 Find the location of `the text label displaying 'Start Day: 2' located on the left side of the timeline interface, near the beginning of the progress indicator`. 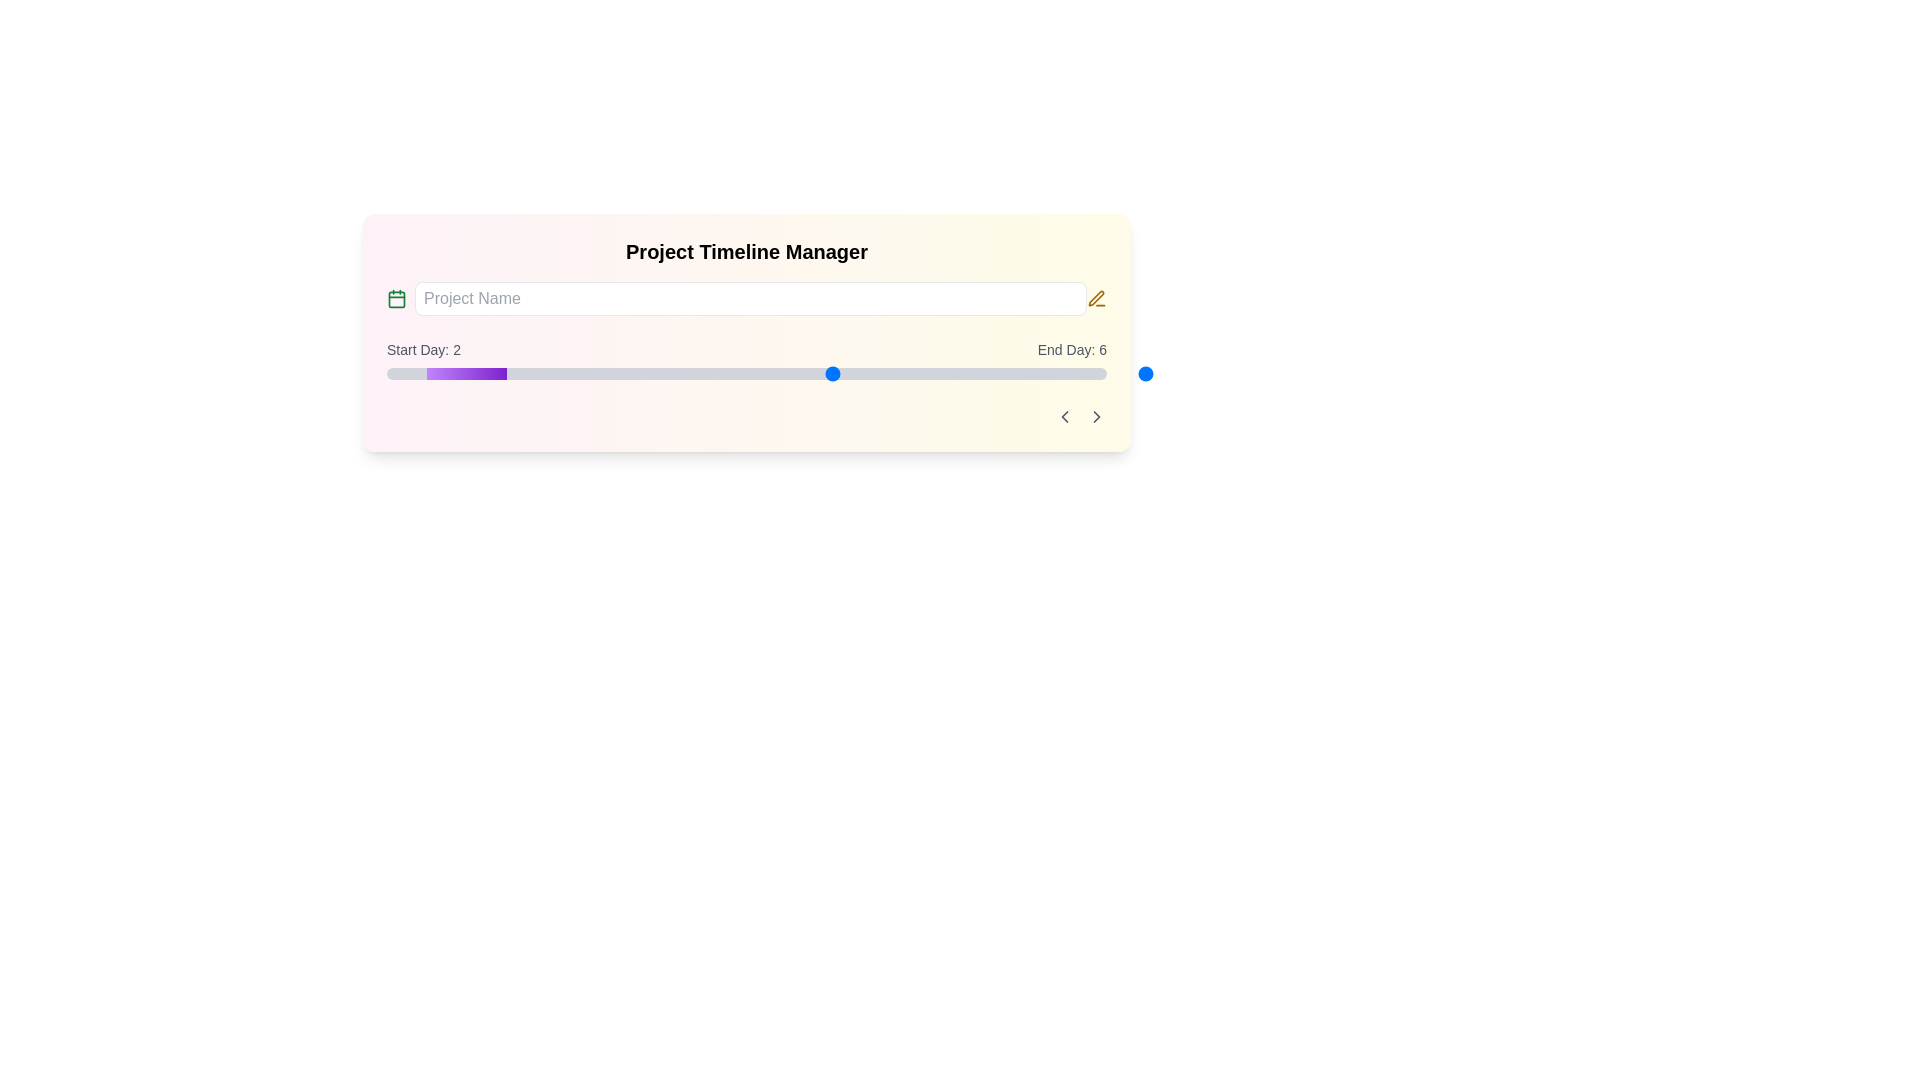

the text label displaying 'Start Day: 2' located on the left side of the timeline interface, near the beginning of the progress indicator is located at coordinates (422, 349).